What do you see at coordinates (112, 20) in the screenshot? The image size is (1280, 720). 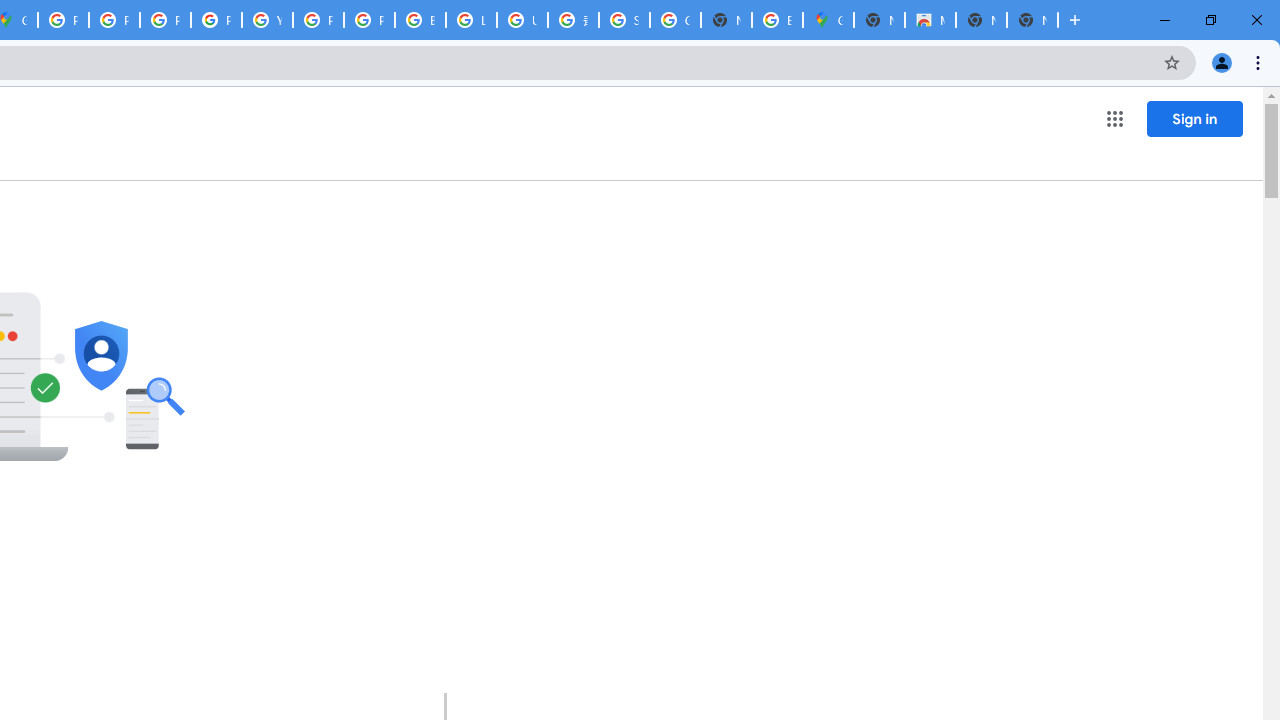 I see `'Privacy Help Center - Policies Help'` at bounding box center [112, 20].